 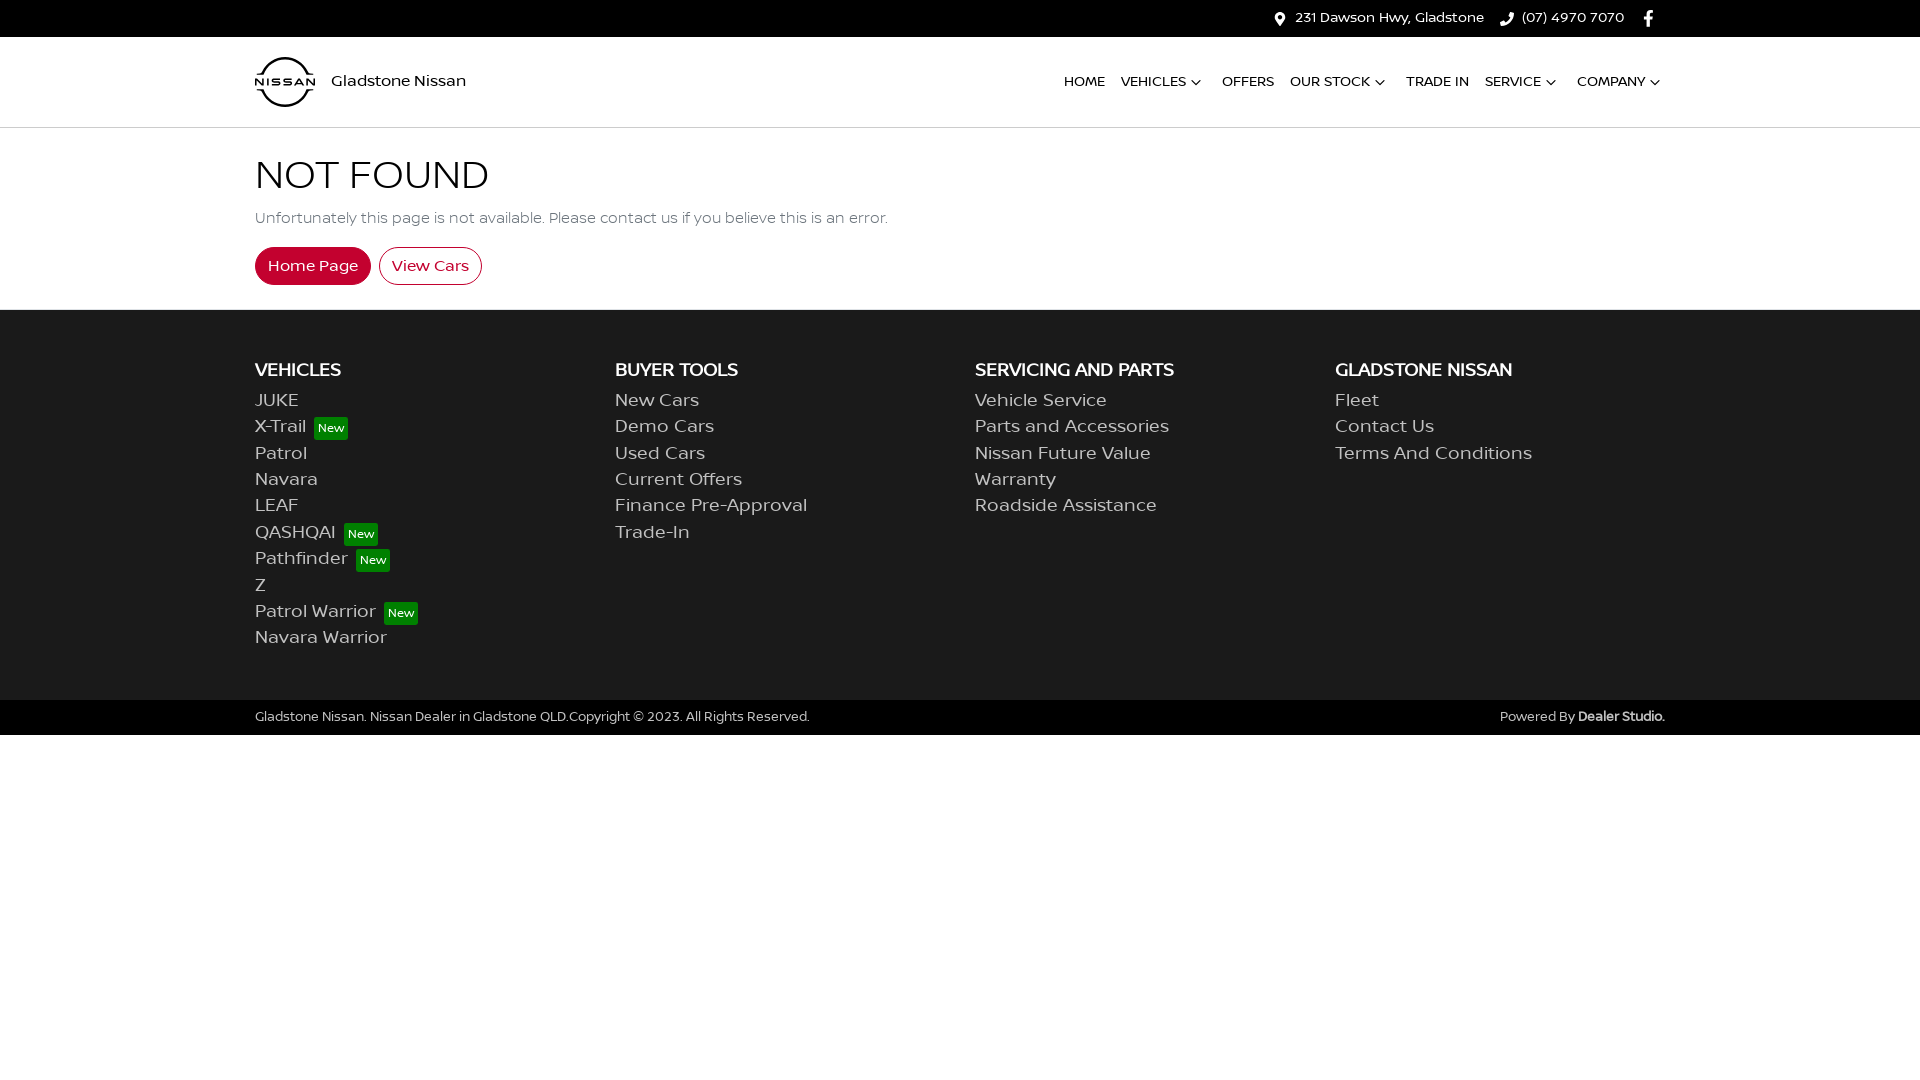 What do you see at coordinates (1064, 504) in the screenshot?
I see `'Roadside Assistance'` at bounding box center [1064, 504].